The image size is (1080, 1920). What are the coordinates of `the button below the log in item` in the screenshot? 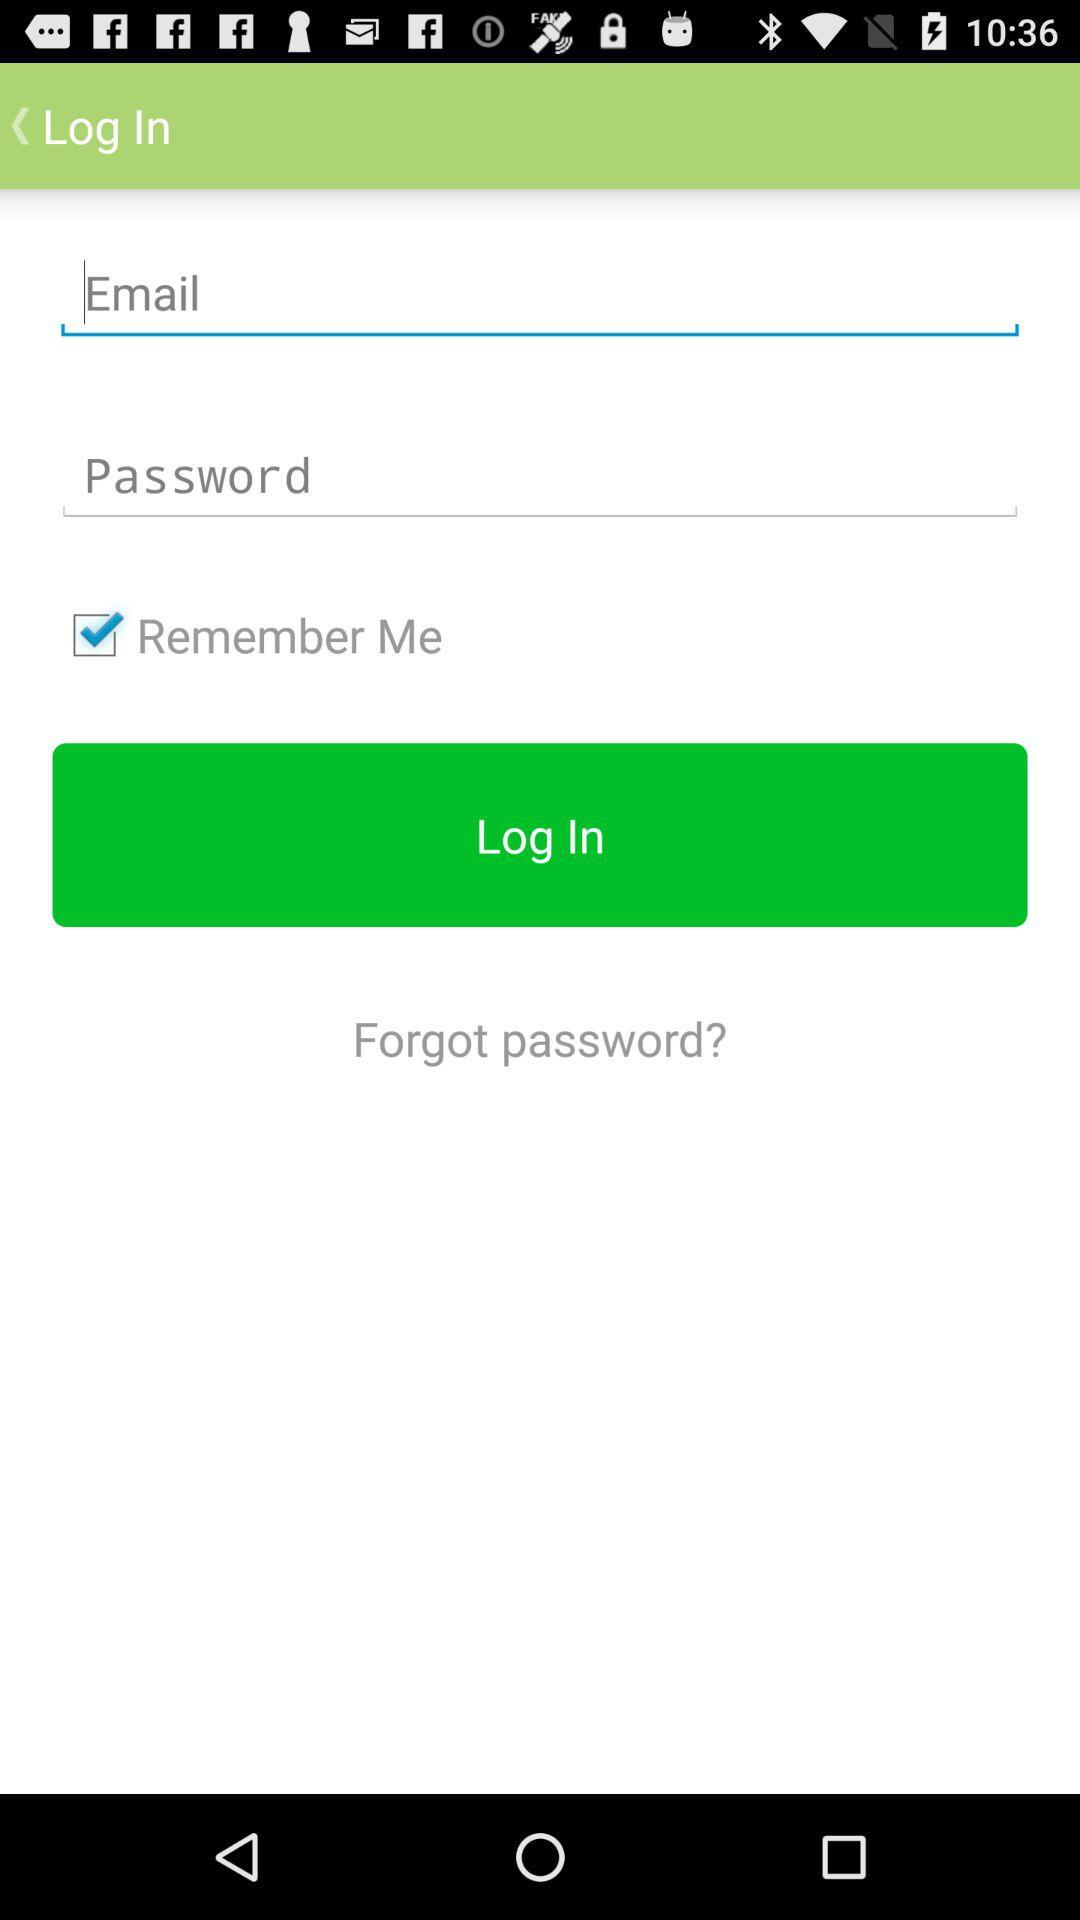 It's located at (540, 1038).